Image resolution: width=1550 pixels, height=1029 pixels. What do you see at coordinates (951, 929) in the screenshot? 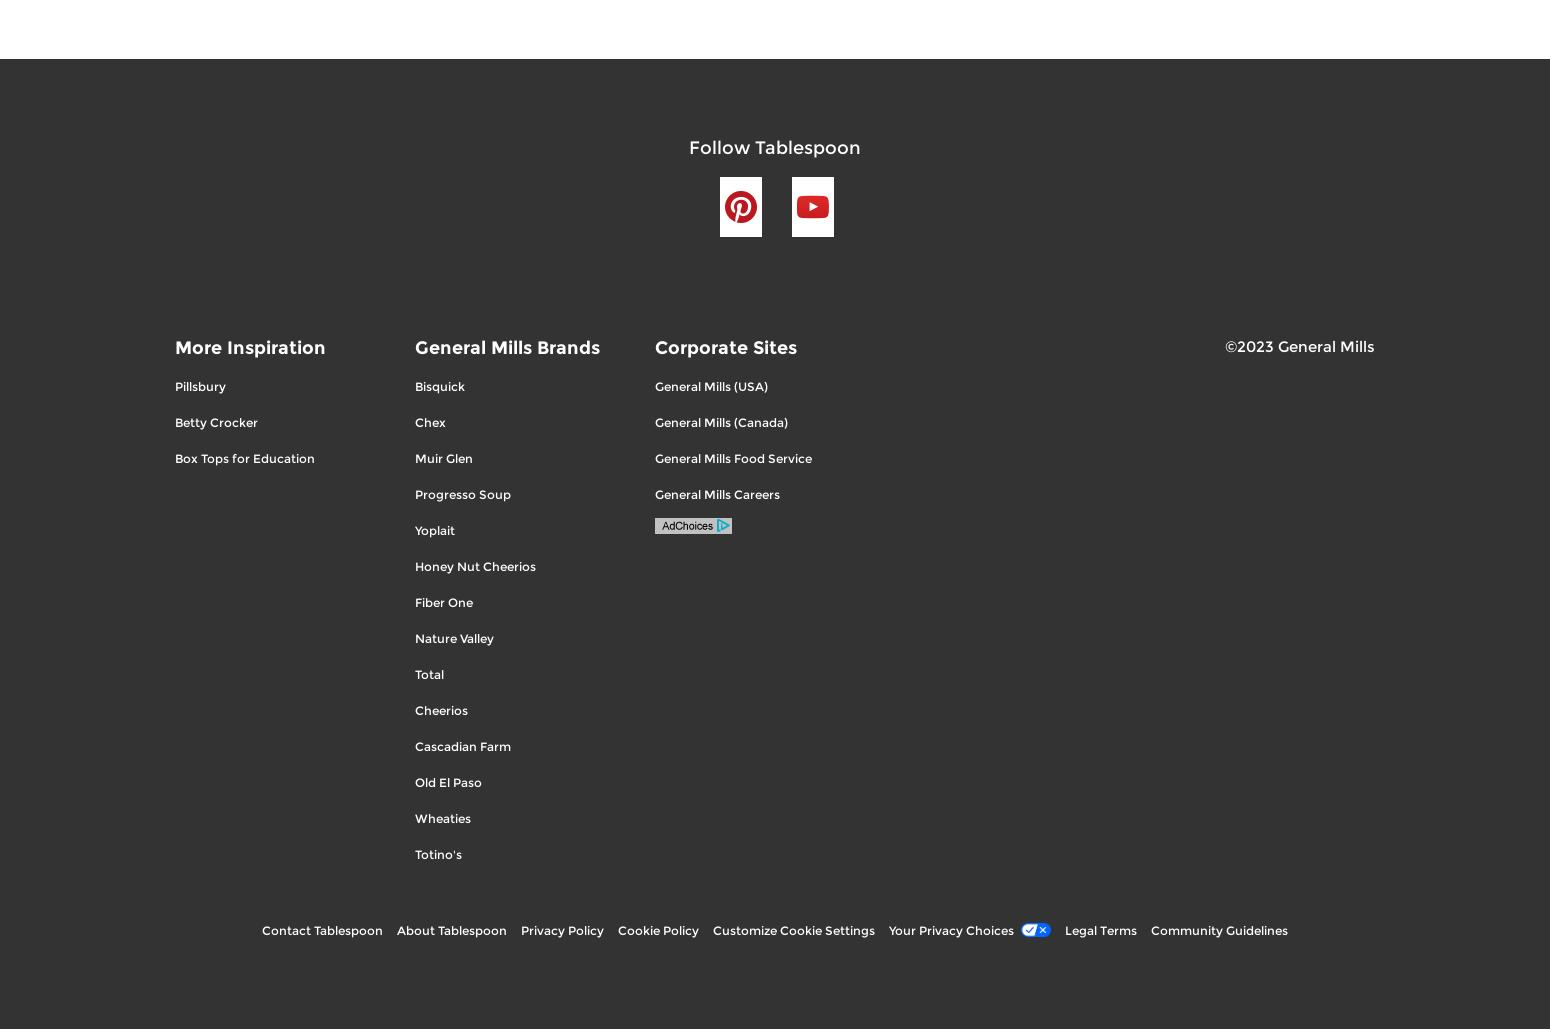
I see `'Your Privacy Choices'` at bounding box center [951, 929].